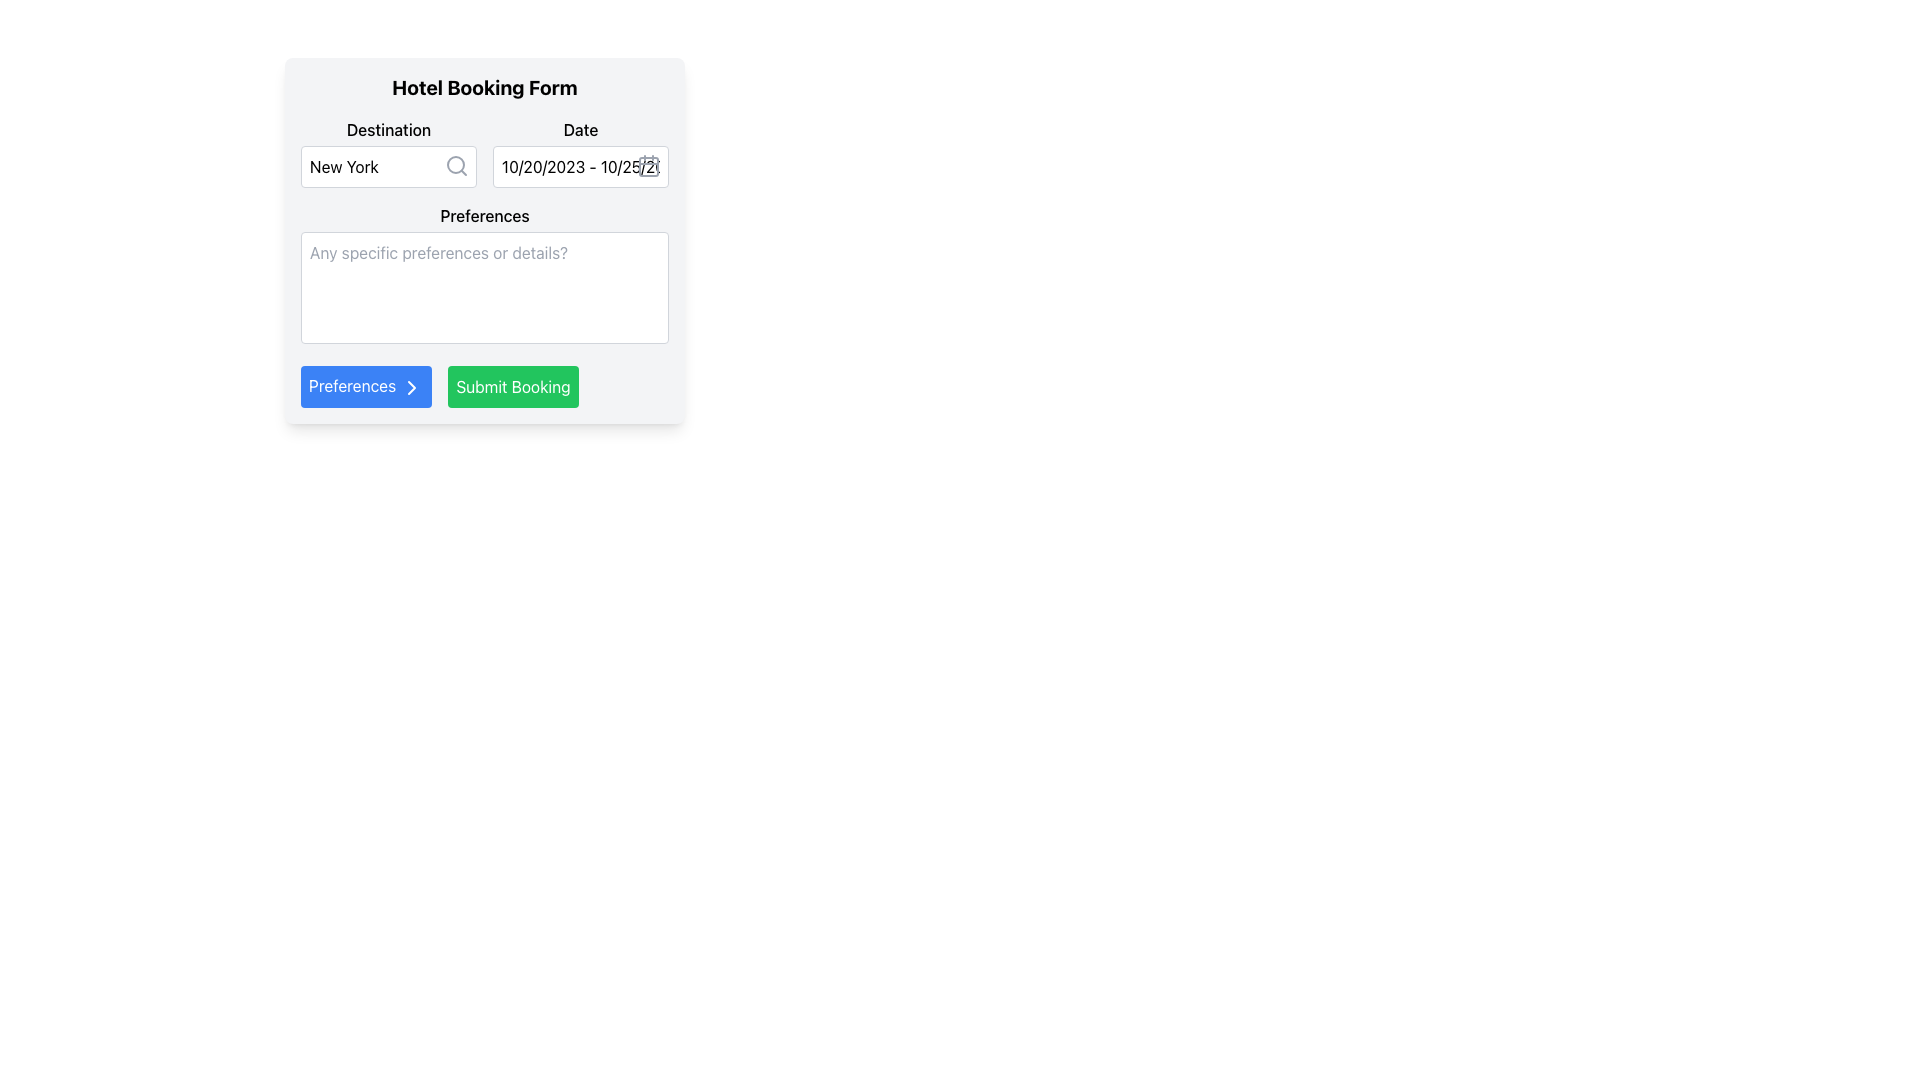  What do you see at coordinates (579, 165) in the screenshot?
I see `the text input field for the date range located beneath the 'Date' label` at bounding box center [579, 165].